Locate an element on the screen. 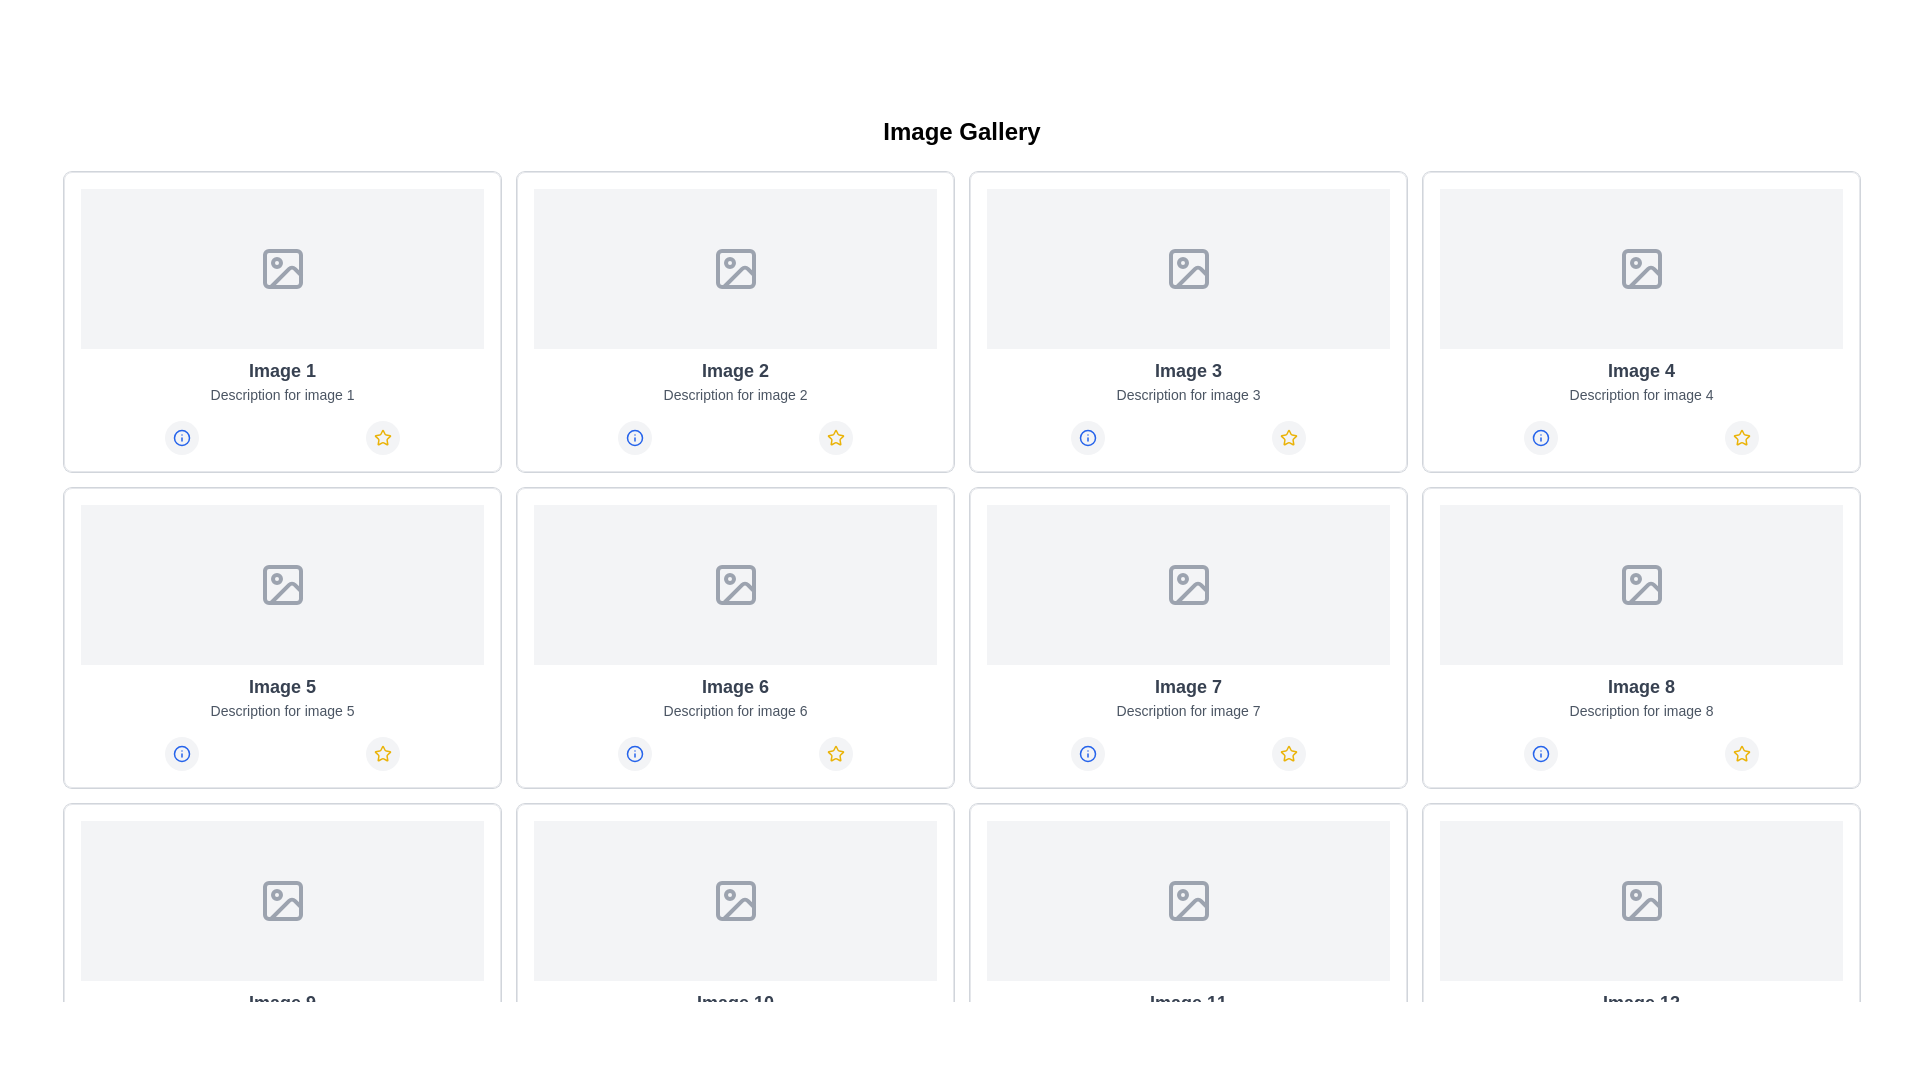 This screenshot has width=1920, height=1080. the graphical icon component located in the sixth image slot of the gallery, which has a rectangular shape with rounded corners is located at coordinates (734, 585).